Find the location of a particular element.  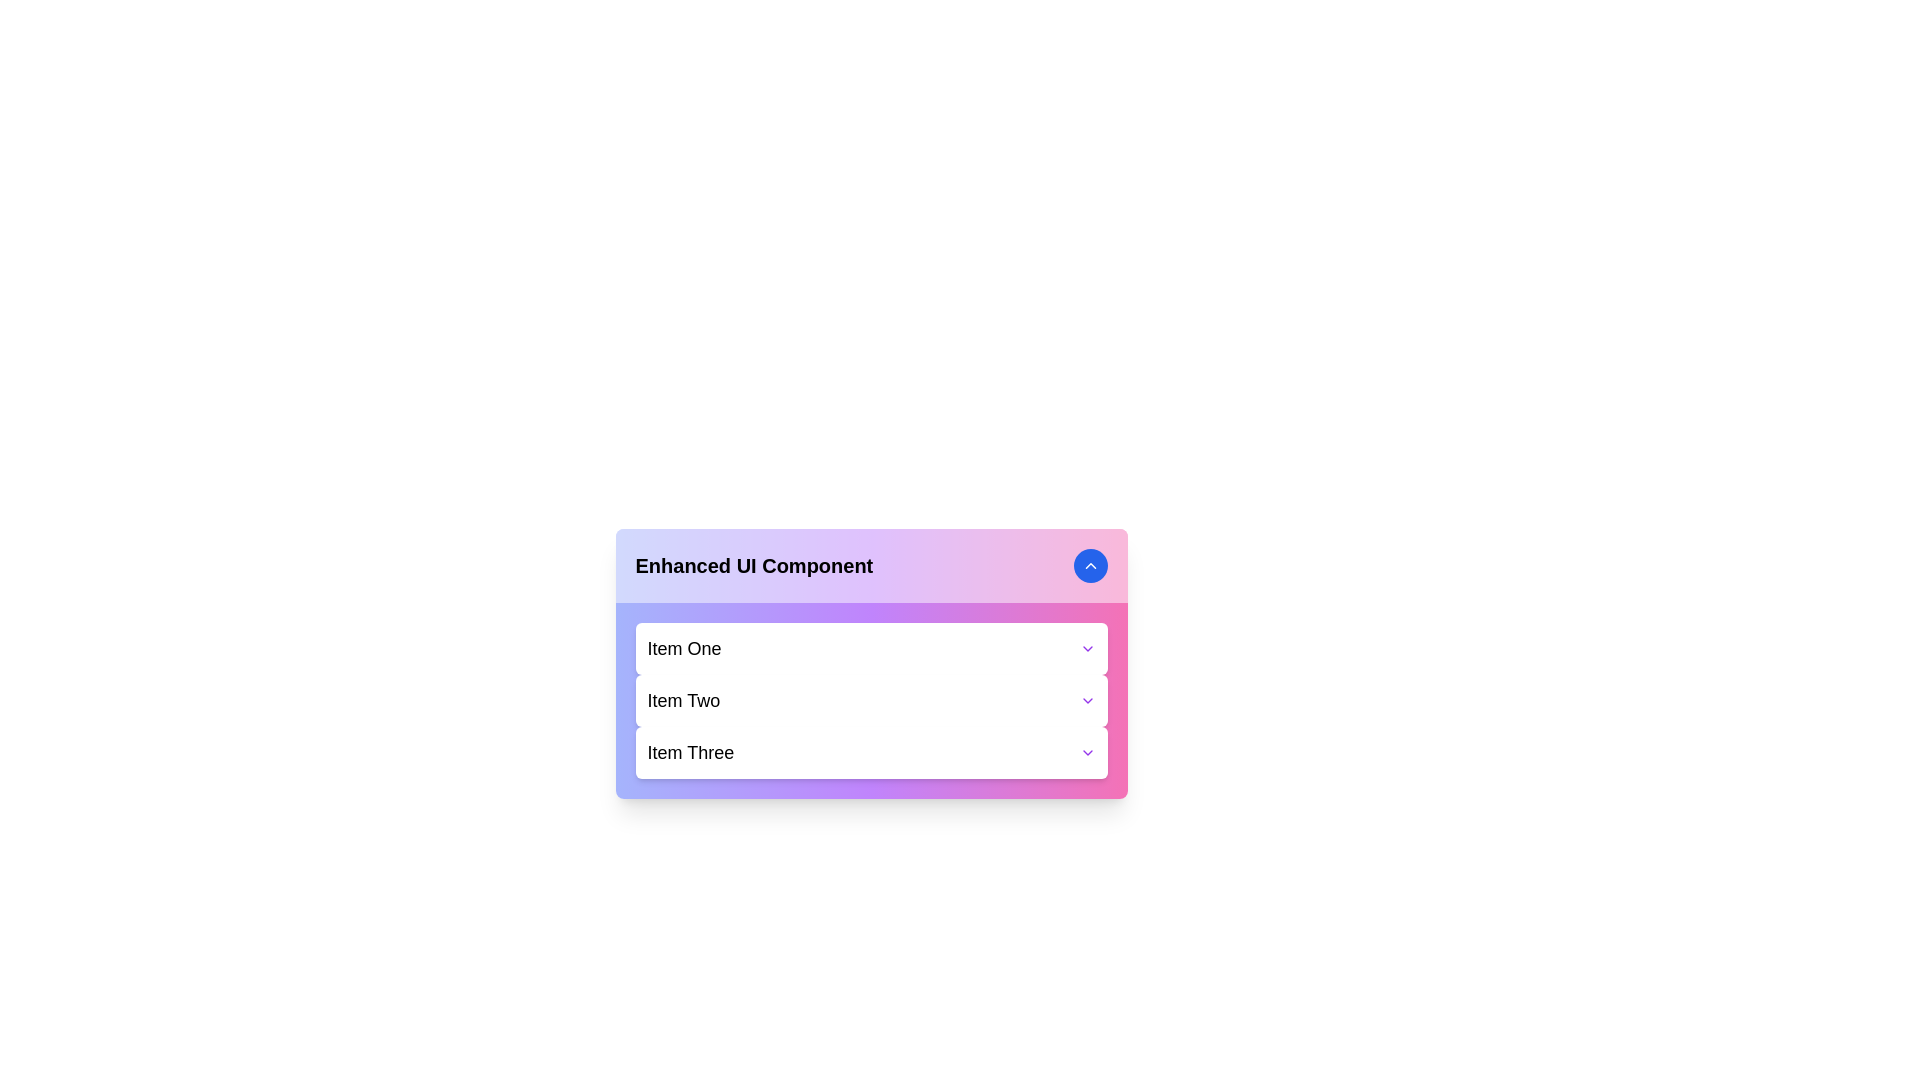

the list item labeled 'Item Three' is located at coordinates (871, 752).